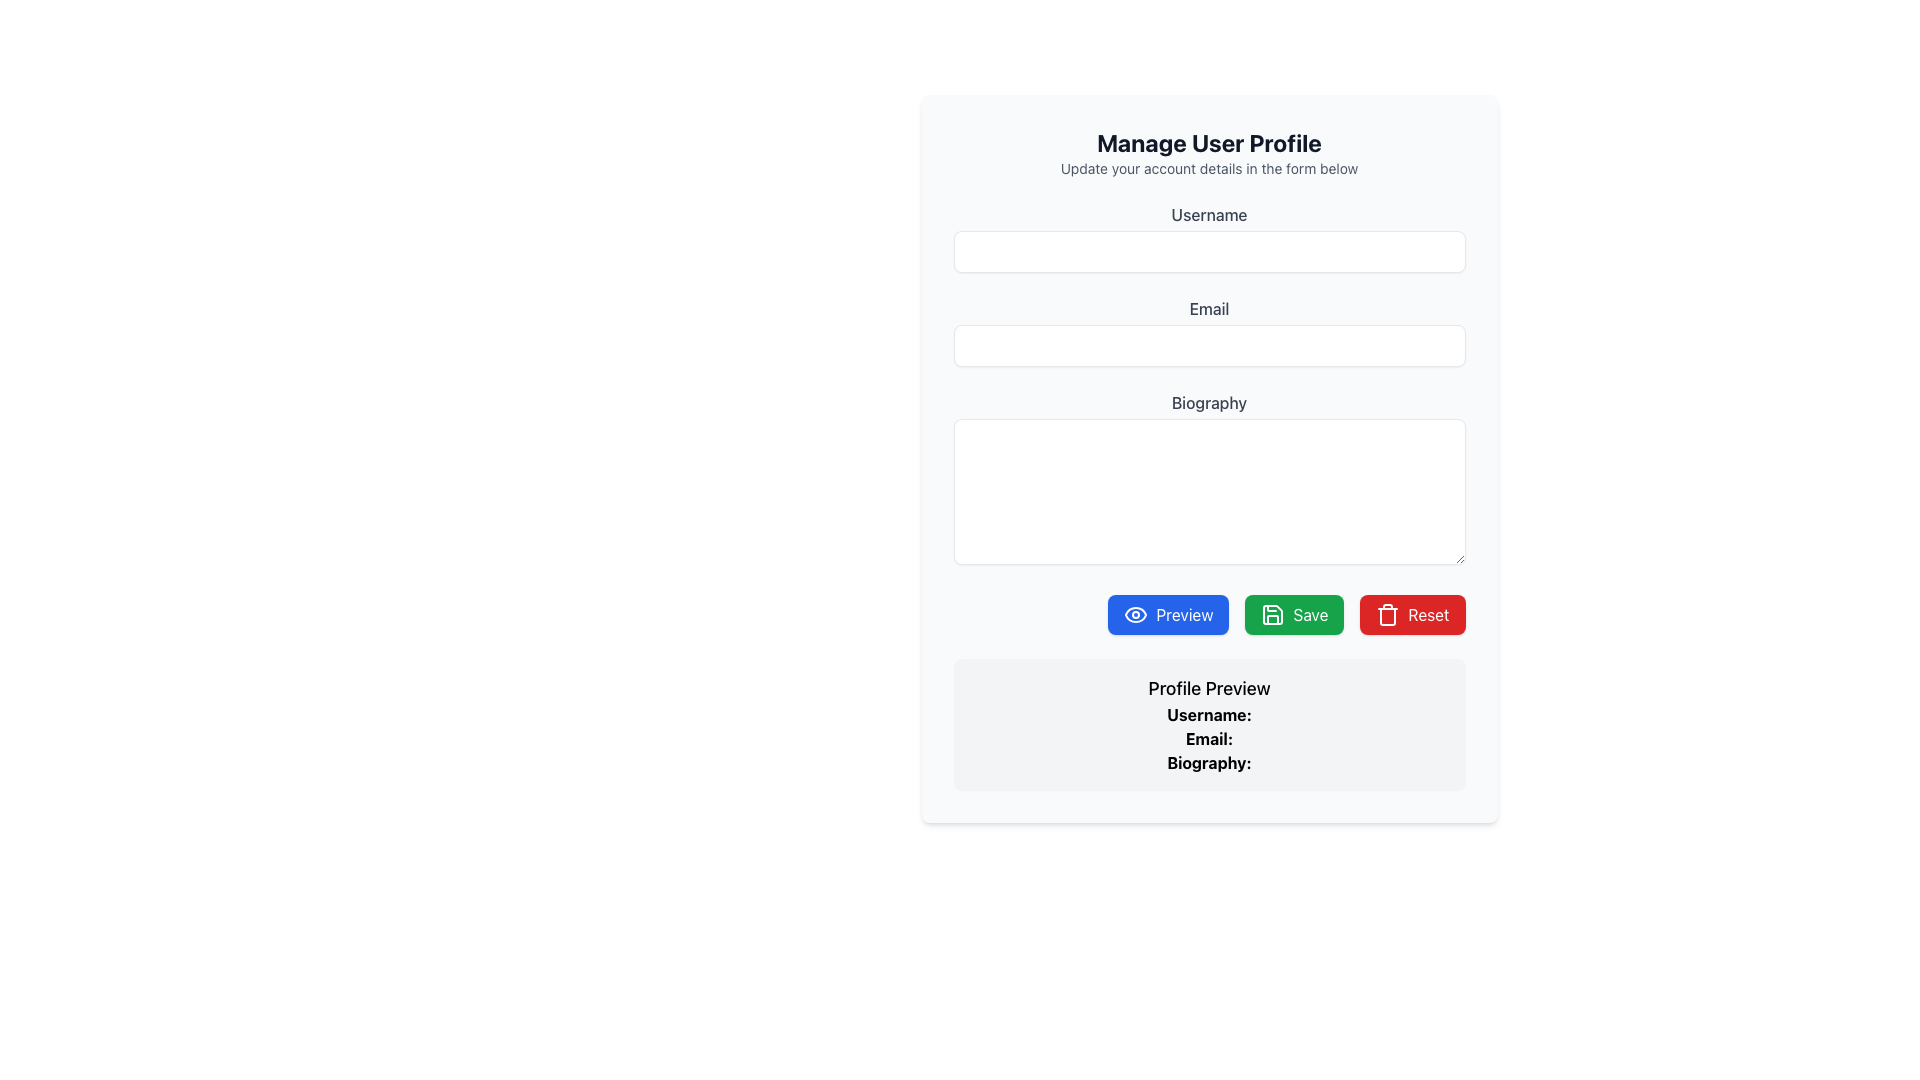 The width and height of the screenshot is (1920, 1080). Describe the element at coordinates (1136, 613) in the screenshot. I see `the left elliptical component of the outlined eye structure within the eye icon, which is located near the blue 'Preview' button` at that location.